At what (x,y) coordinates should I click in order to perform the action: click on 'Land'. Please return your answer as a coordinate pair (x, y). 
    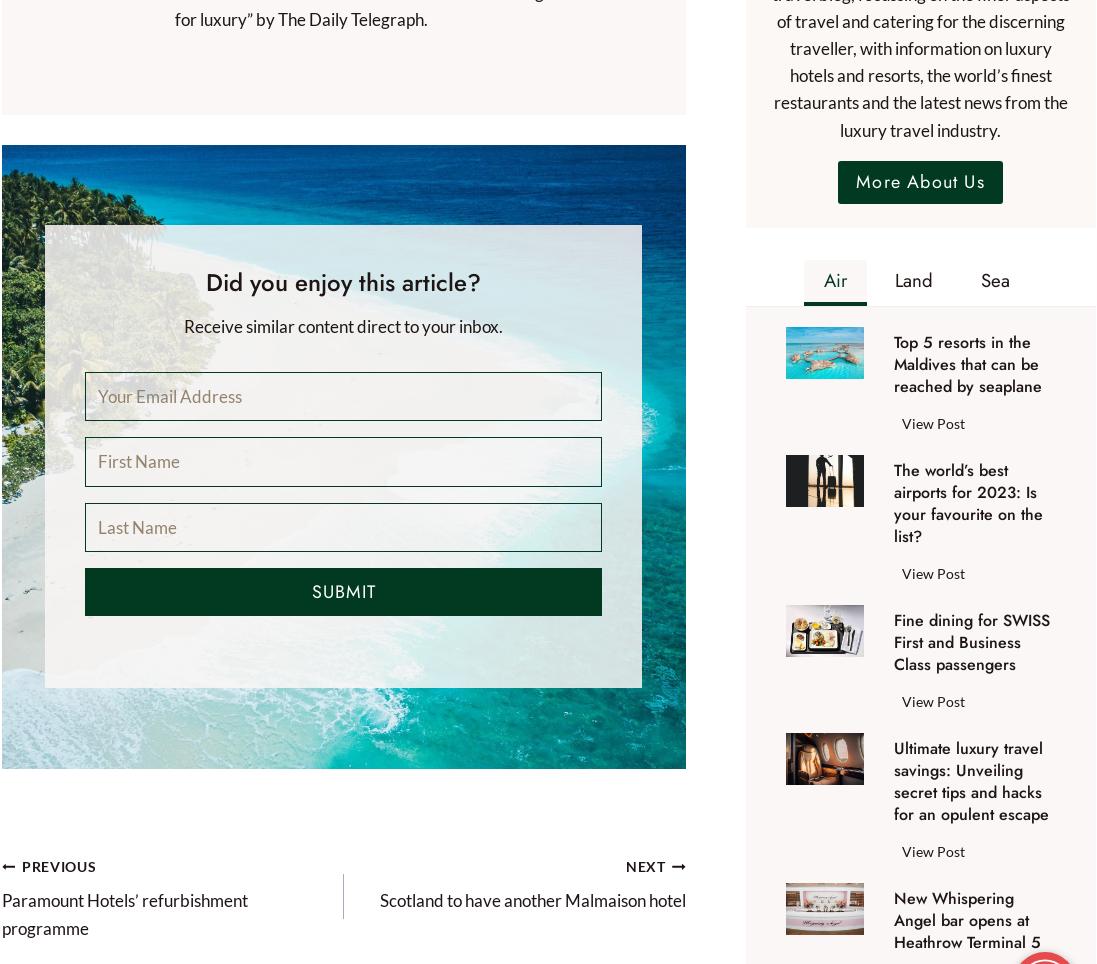
    Looking at the image, I should click on (892, 278).